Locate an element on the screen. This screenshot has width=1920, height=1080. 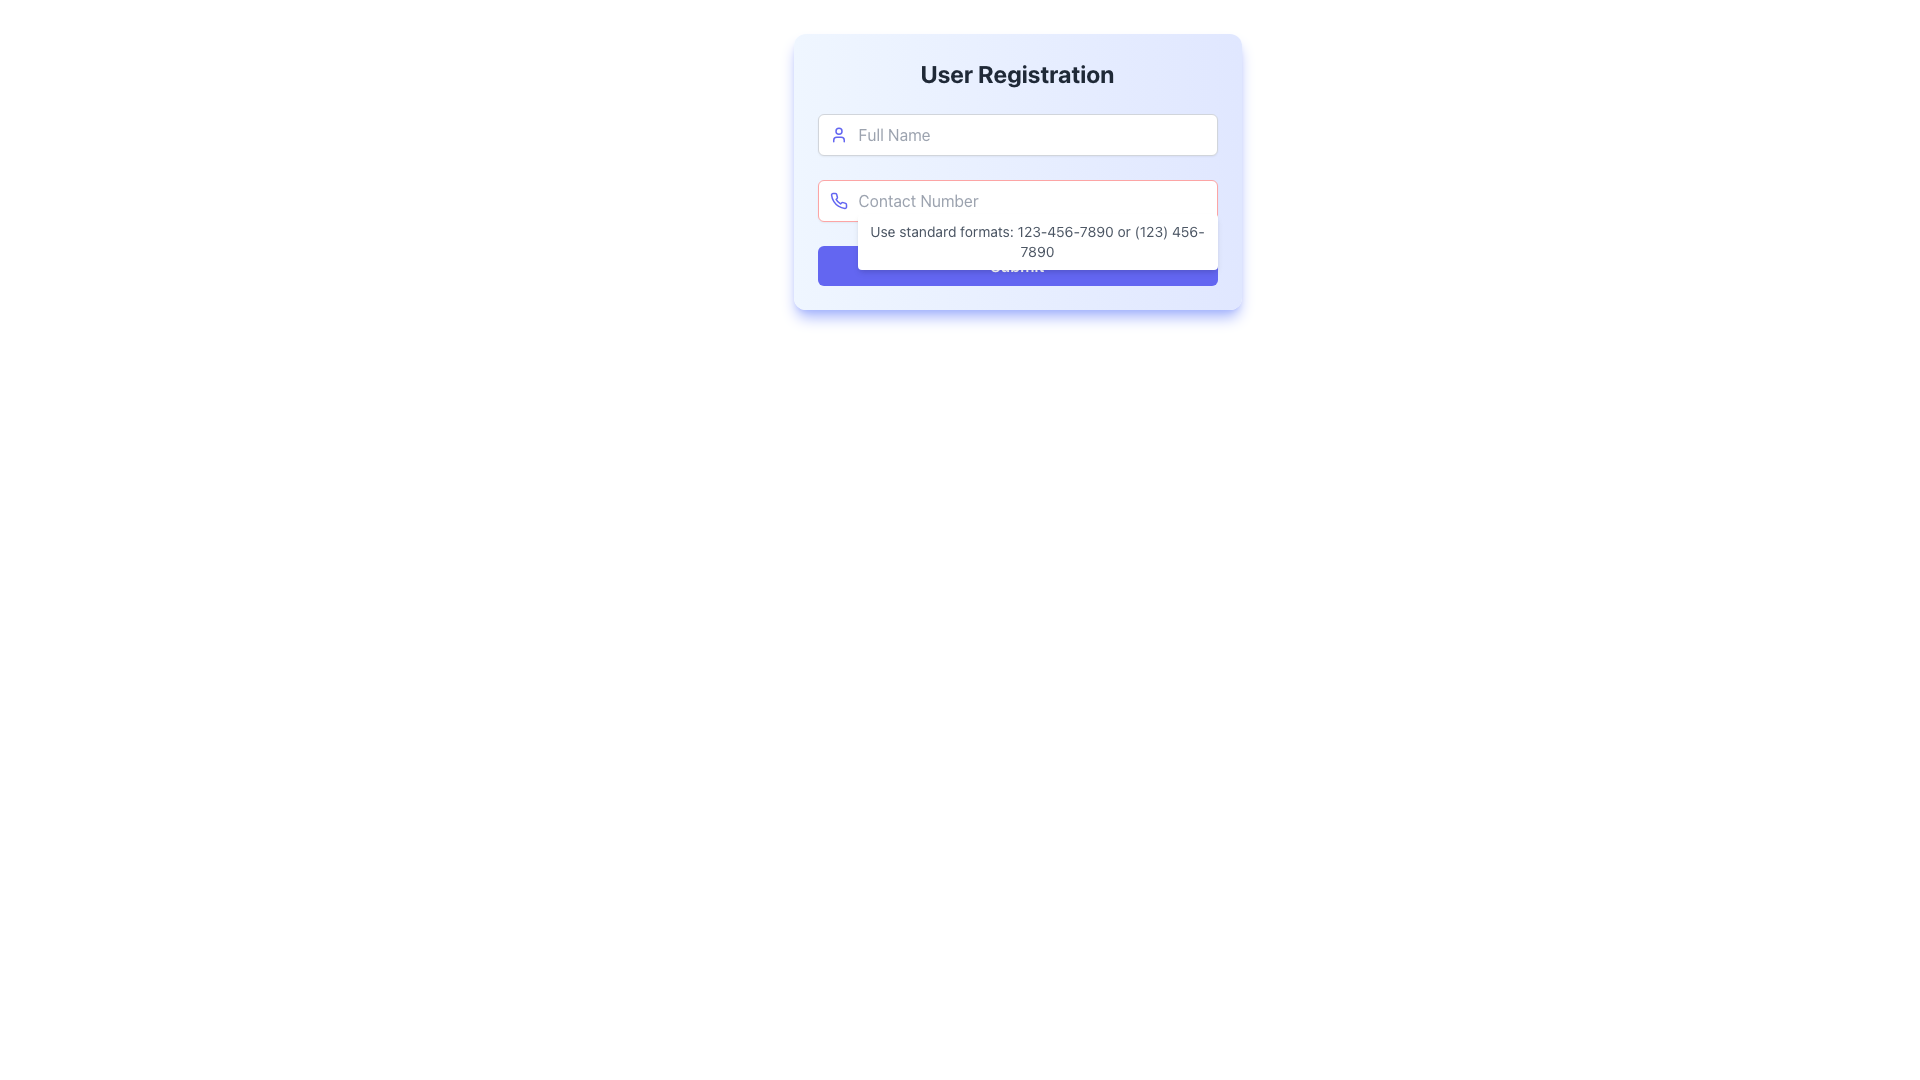
the bold header text 'User Registration' which is styled in a large font size and dark gray color, located at the top center of the interface is located at coordinates (1017, 72).